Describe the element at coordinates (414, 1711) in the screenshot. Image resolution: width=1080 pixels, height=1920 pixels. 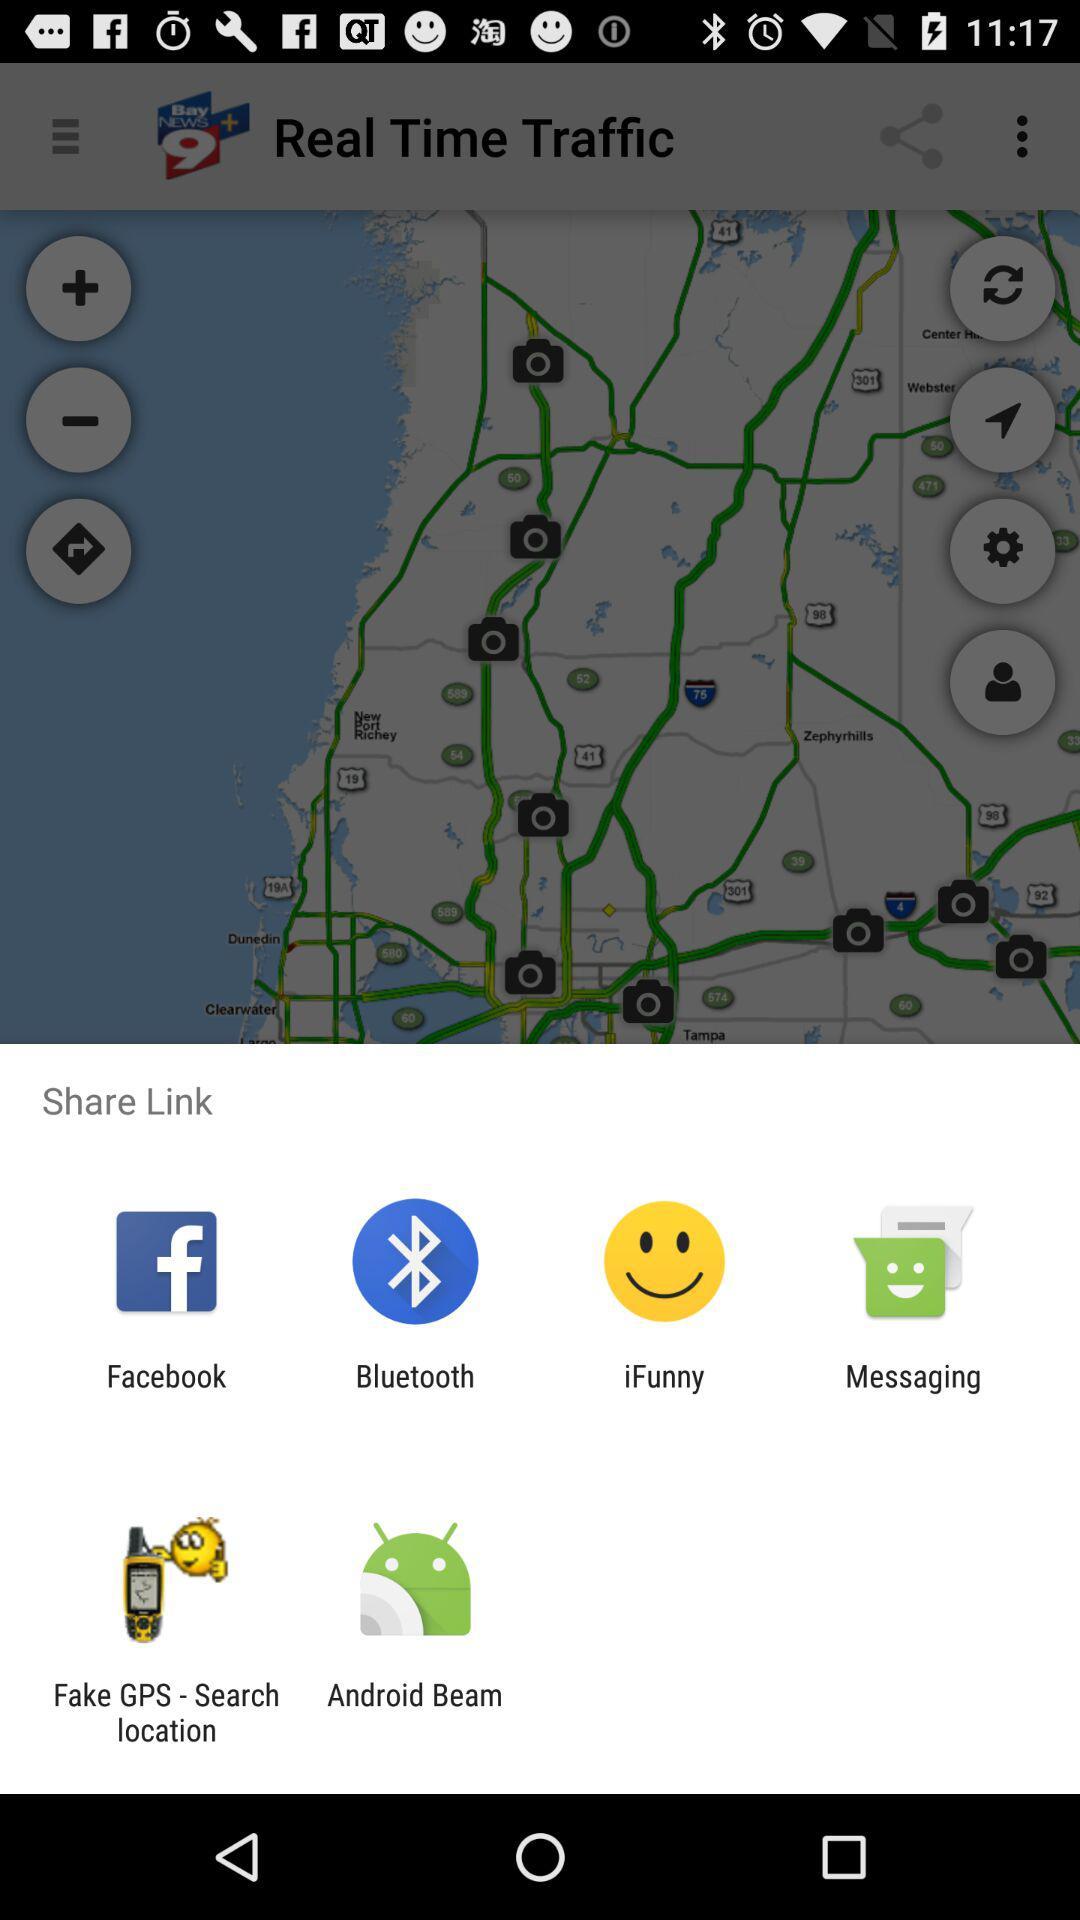
I see `the item to the right of the fake gps search` at that location.